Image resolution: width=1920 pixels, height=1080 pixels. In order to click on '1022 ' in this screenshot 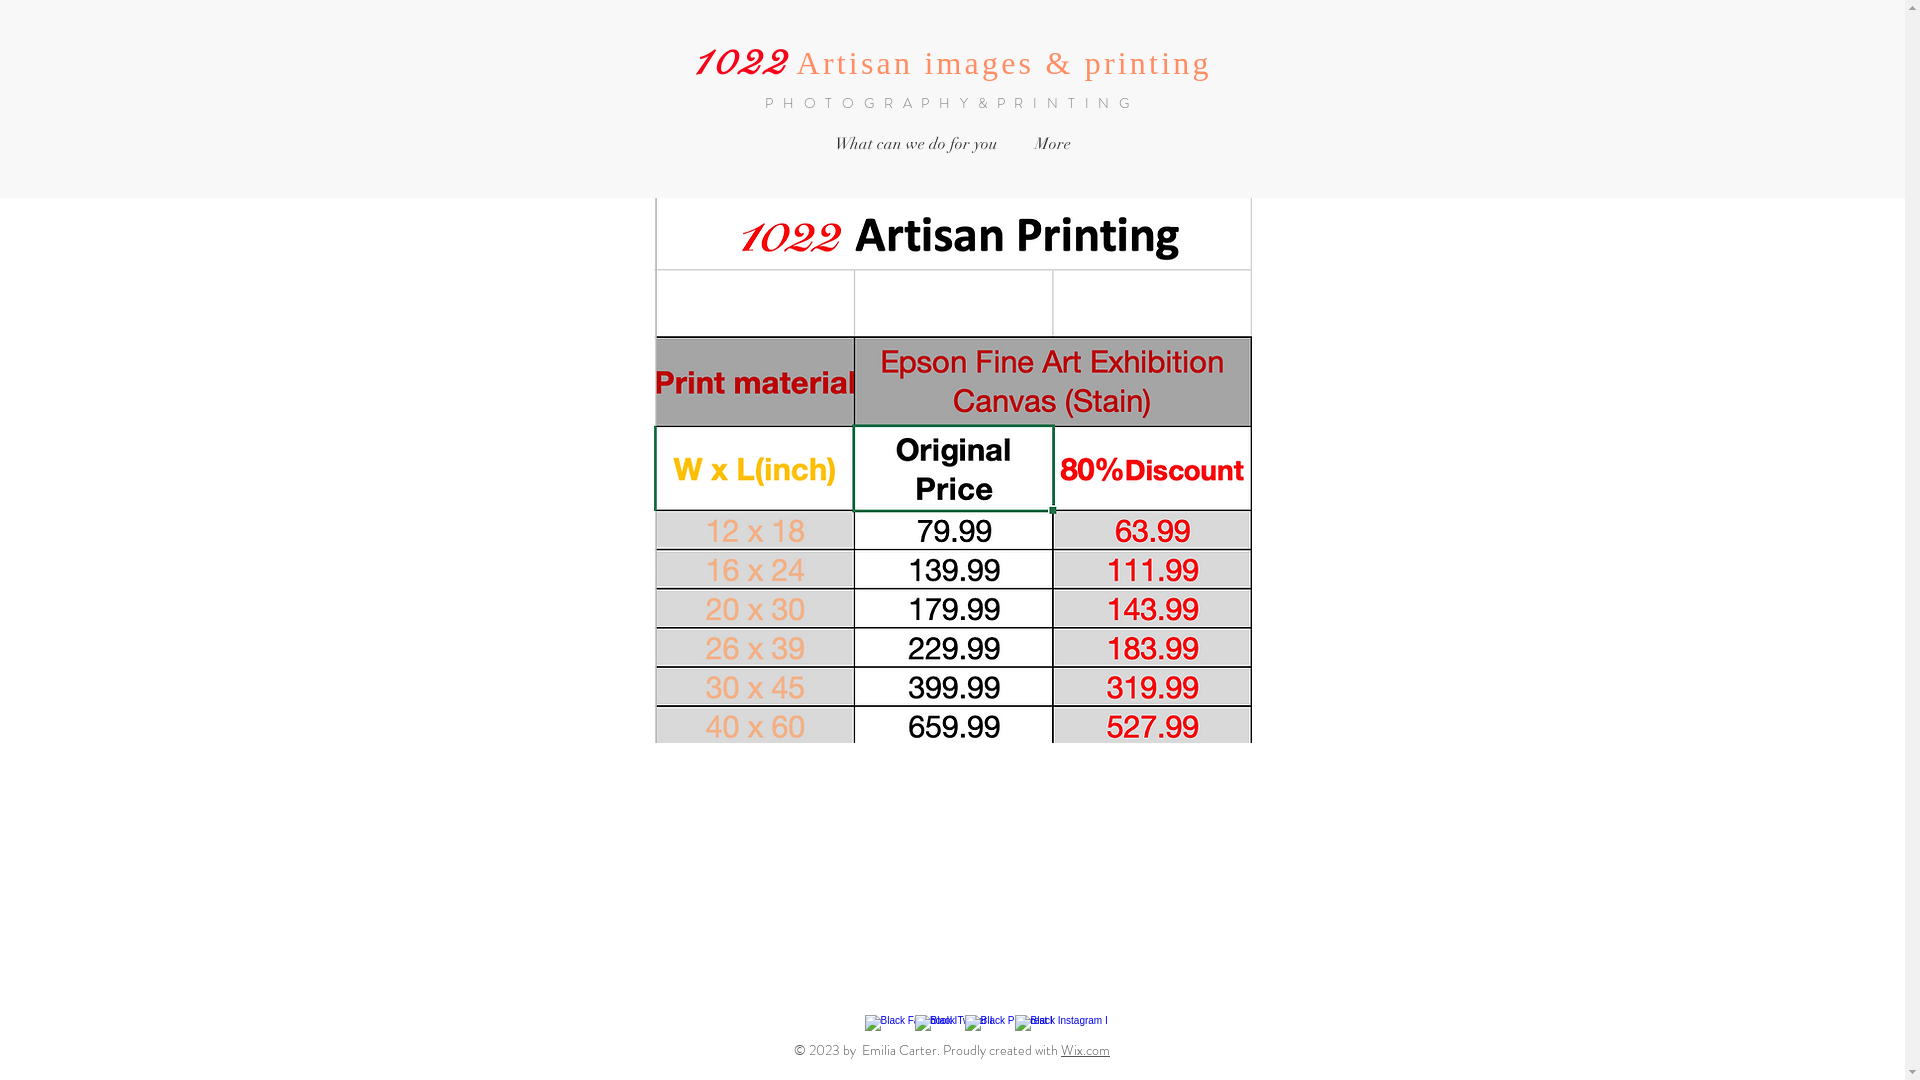, I will do `click(743, 61)`.